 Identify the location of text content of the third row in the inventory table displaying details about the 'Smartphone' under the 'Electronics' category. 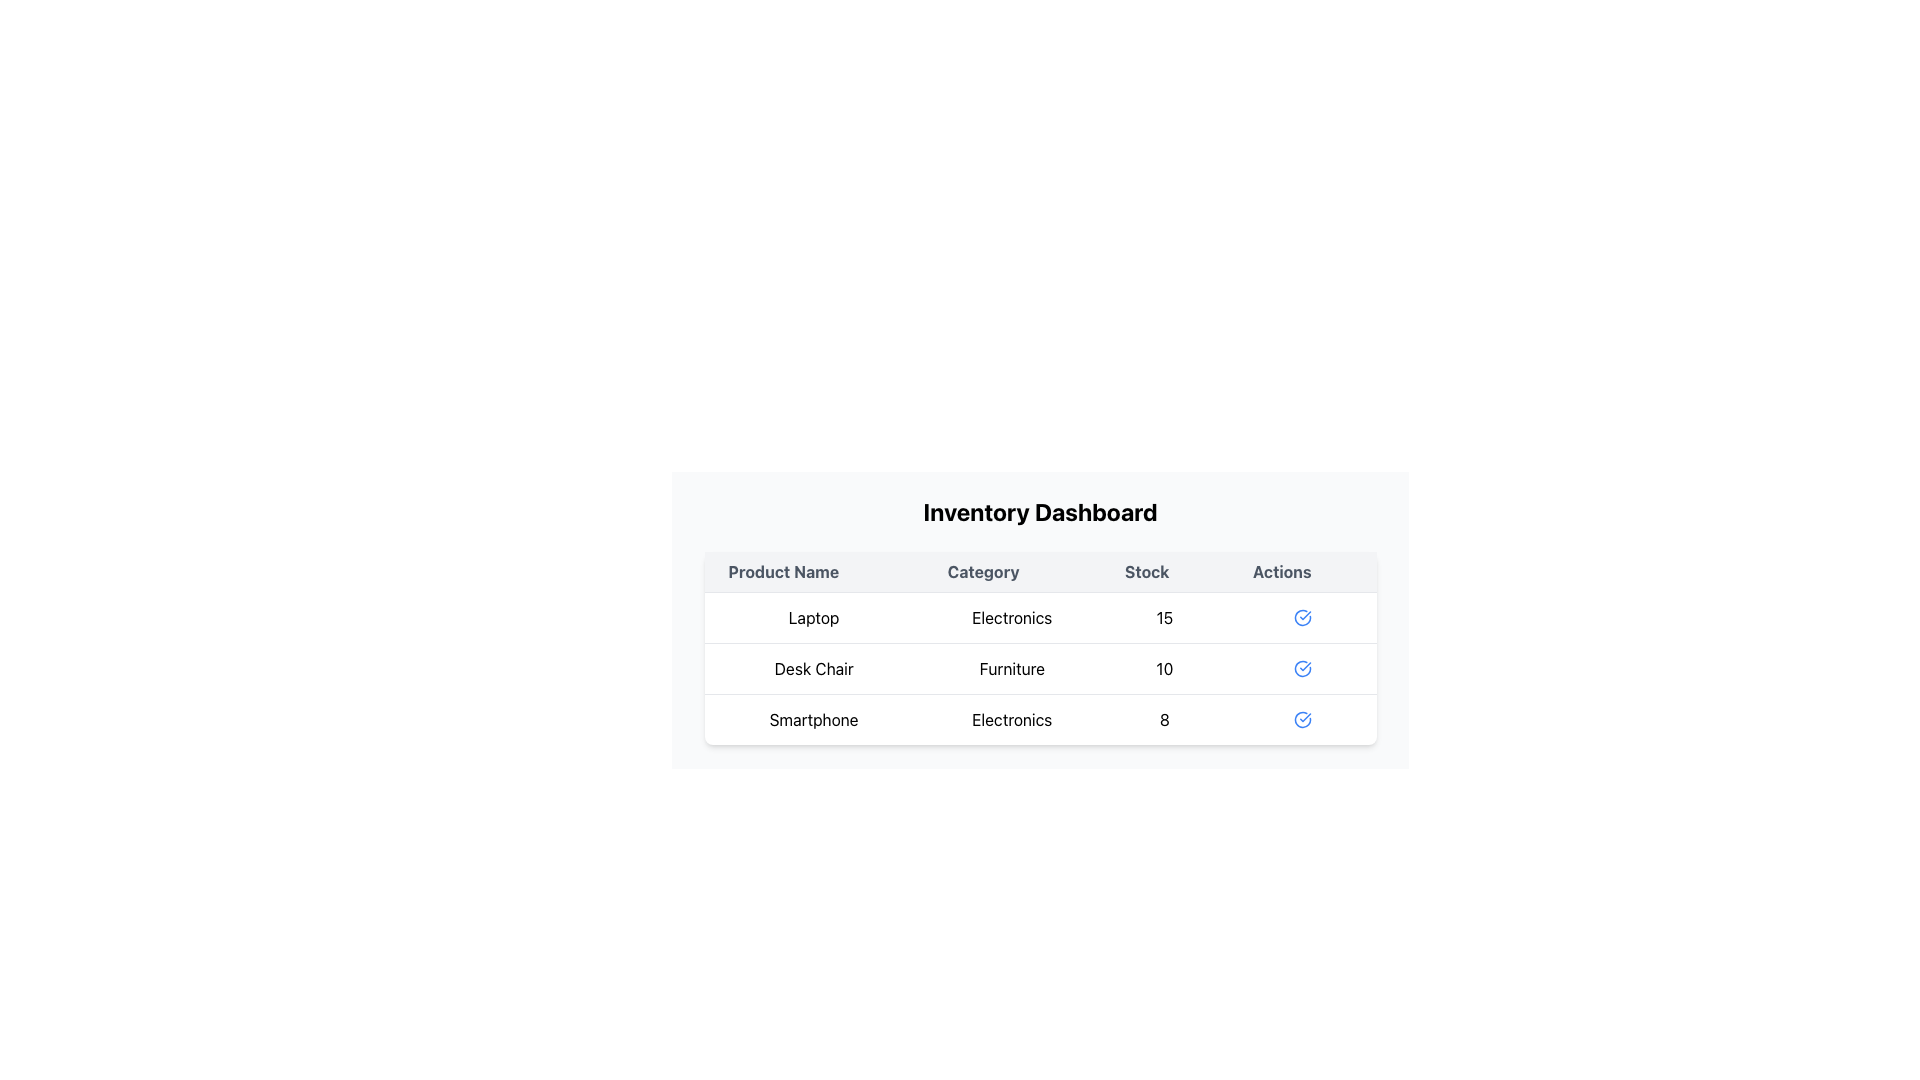
(1040, 718).